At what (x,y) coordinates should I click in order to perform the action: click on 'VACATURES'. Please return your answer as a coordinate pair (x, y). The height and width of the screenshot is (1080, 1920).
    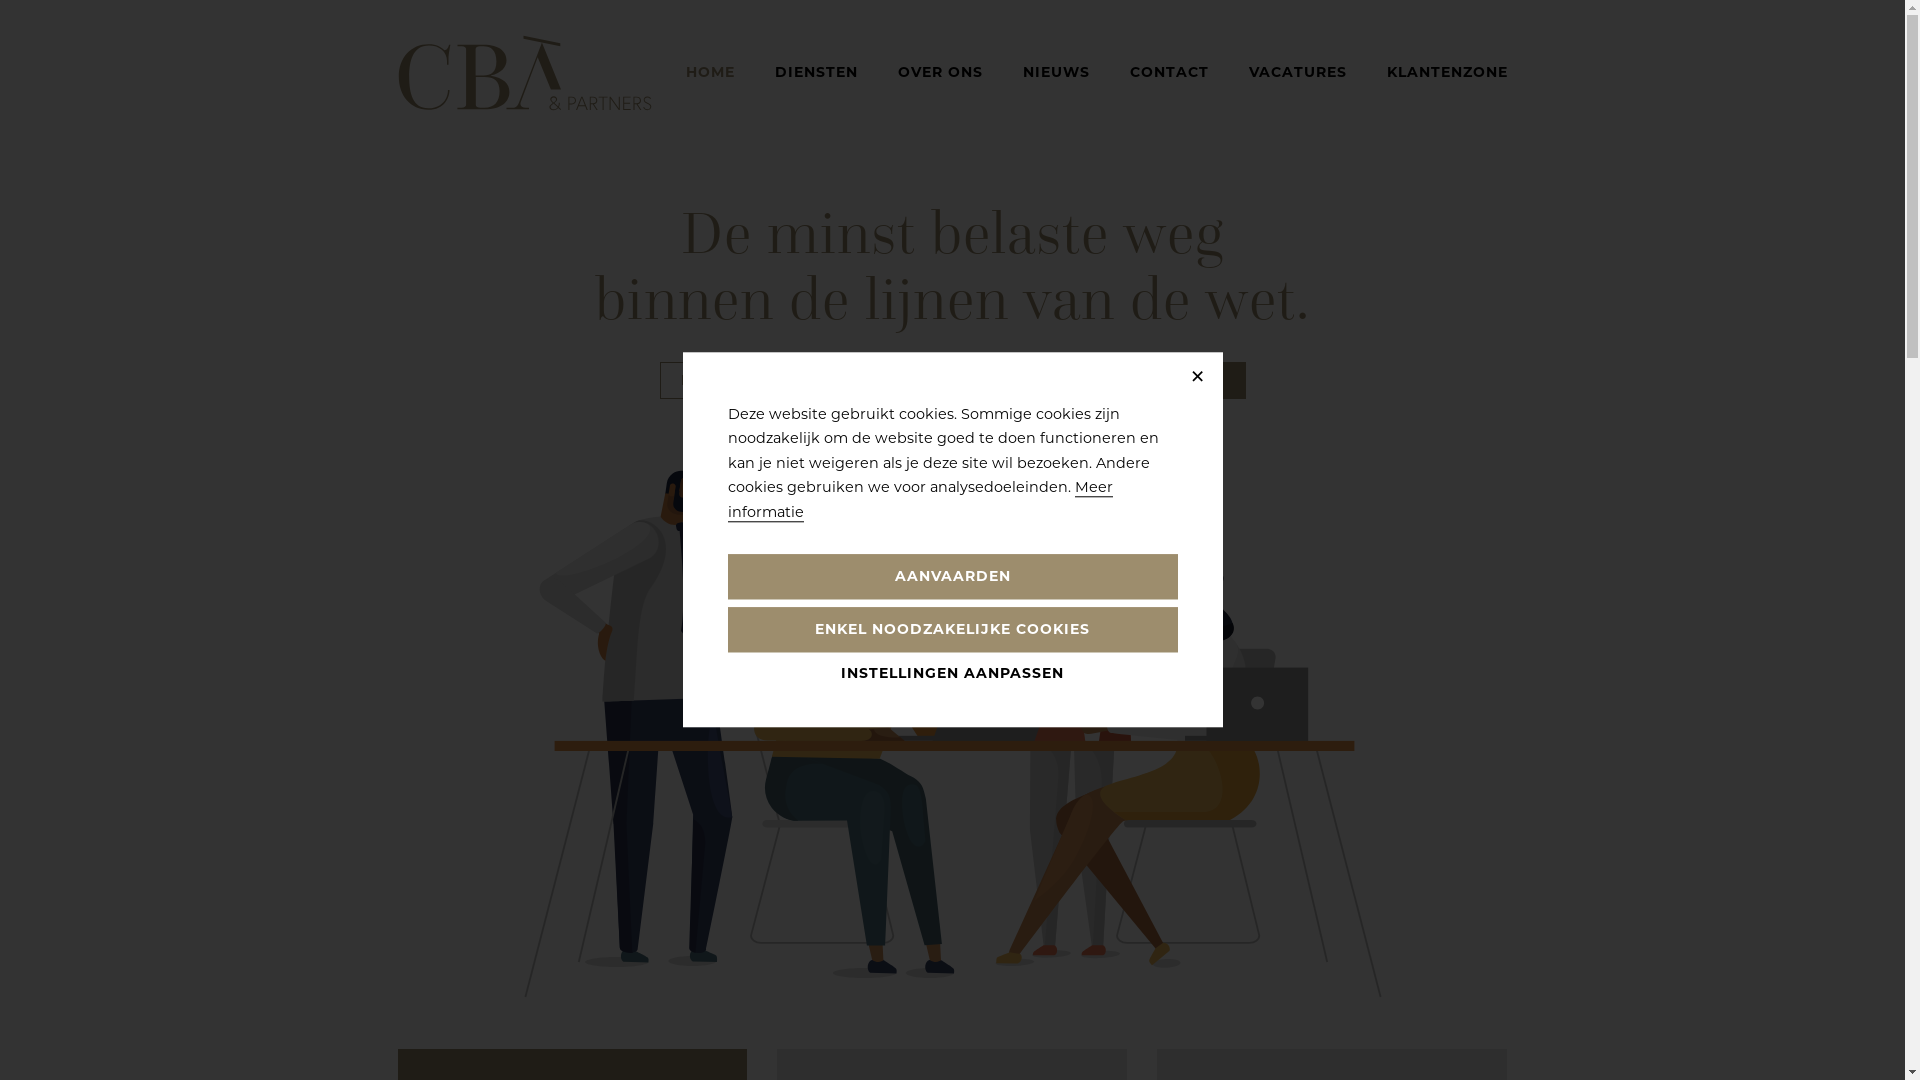
    Looking at the image, I should click on (1296, 71).